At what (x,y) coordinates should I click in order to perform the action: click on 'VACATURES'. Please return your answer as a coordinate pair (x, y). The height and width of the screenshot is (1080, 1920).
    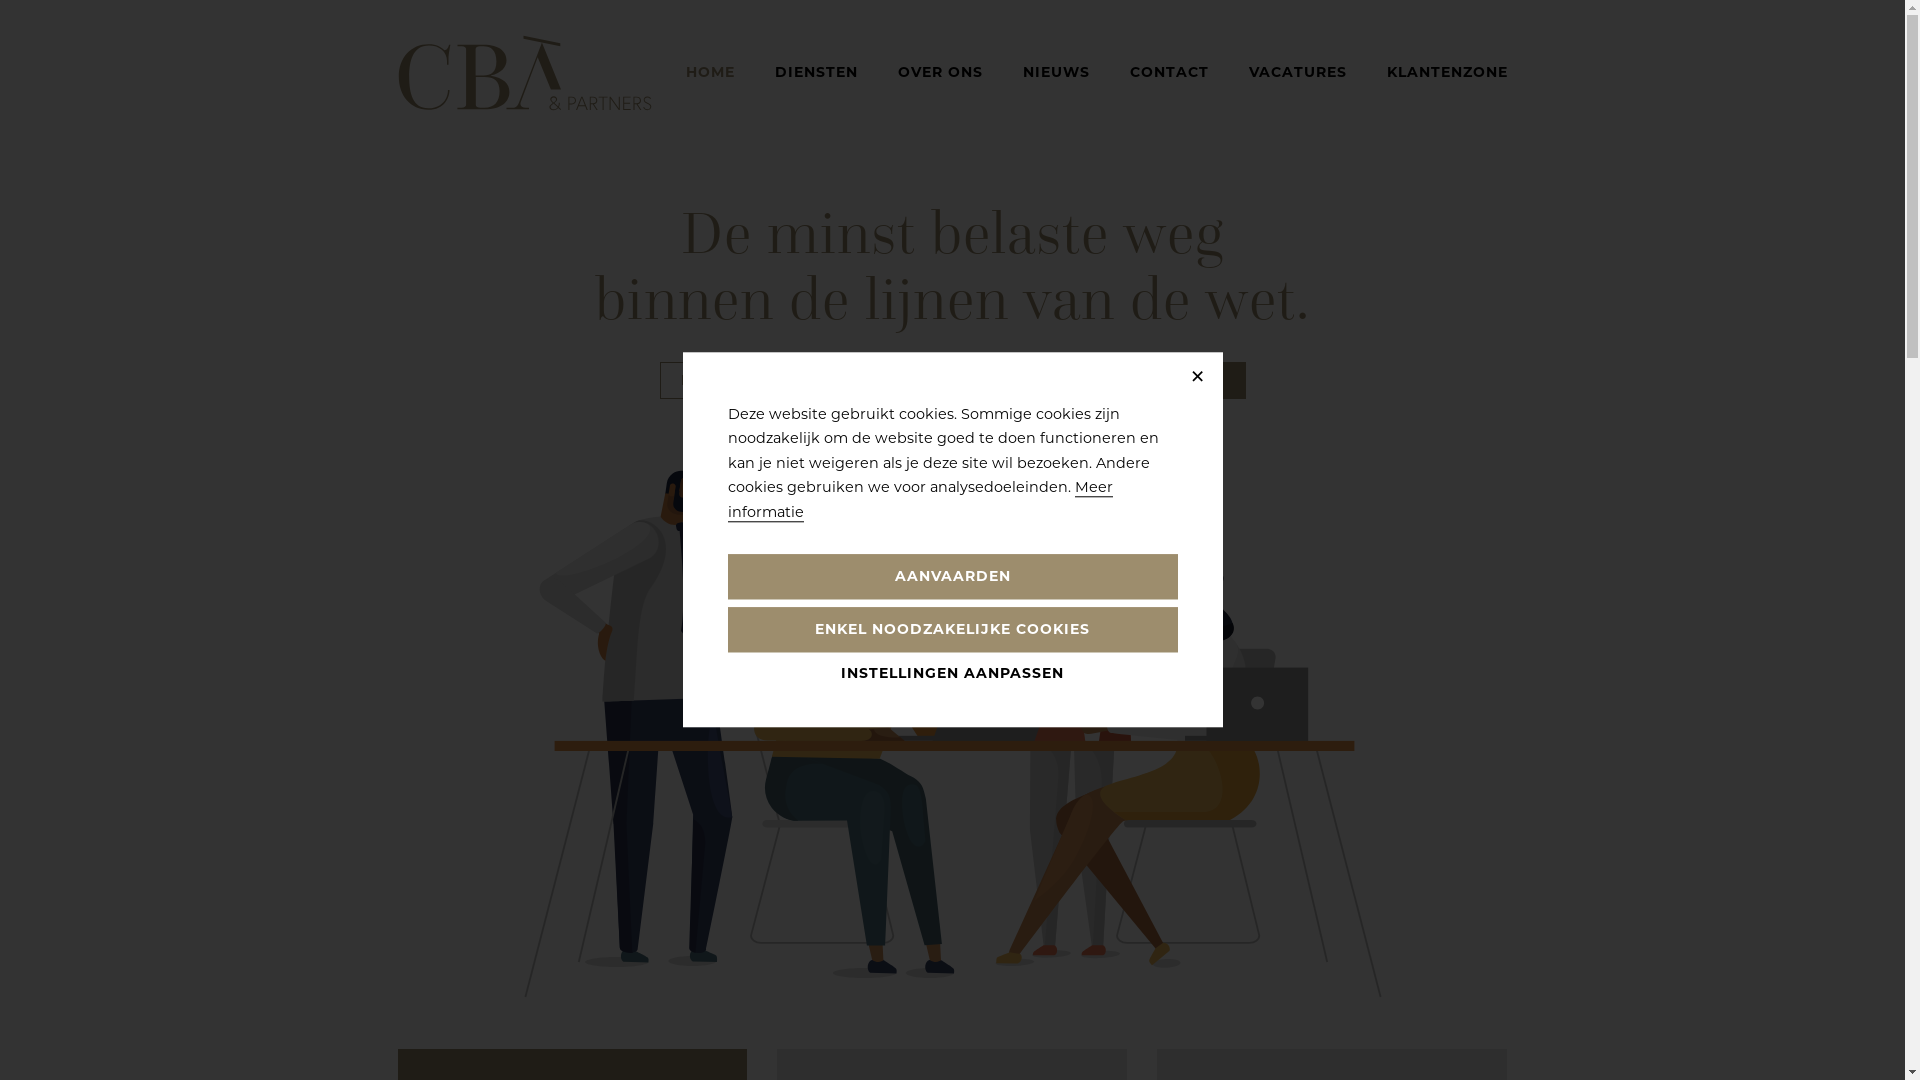
    Looking at the image, I should click on (1296, 71).